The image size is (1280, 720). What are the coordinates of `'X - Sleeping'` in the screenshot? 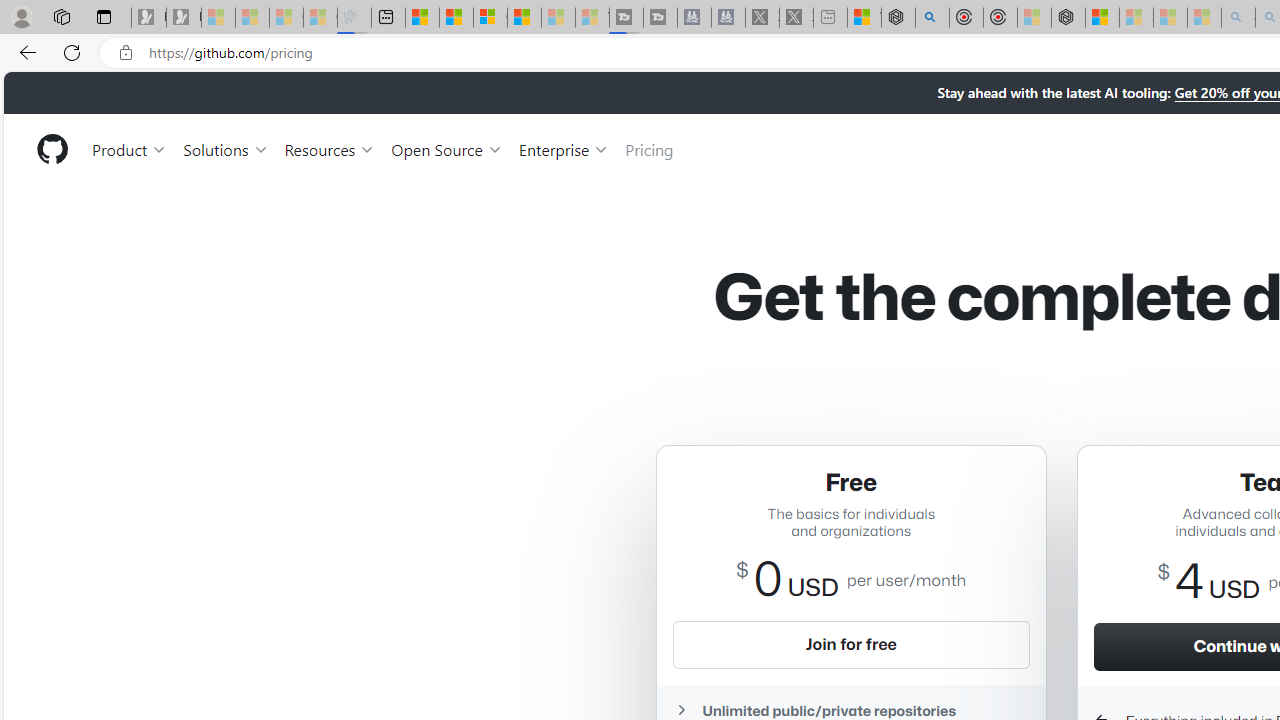 It's located at (795, 17).